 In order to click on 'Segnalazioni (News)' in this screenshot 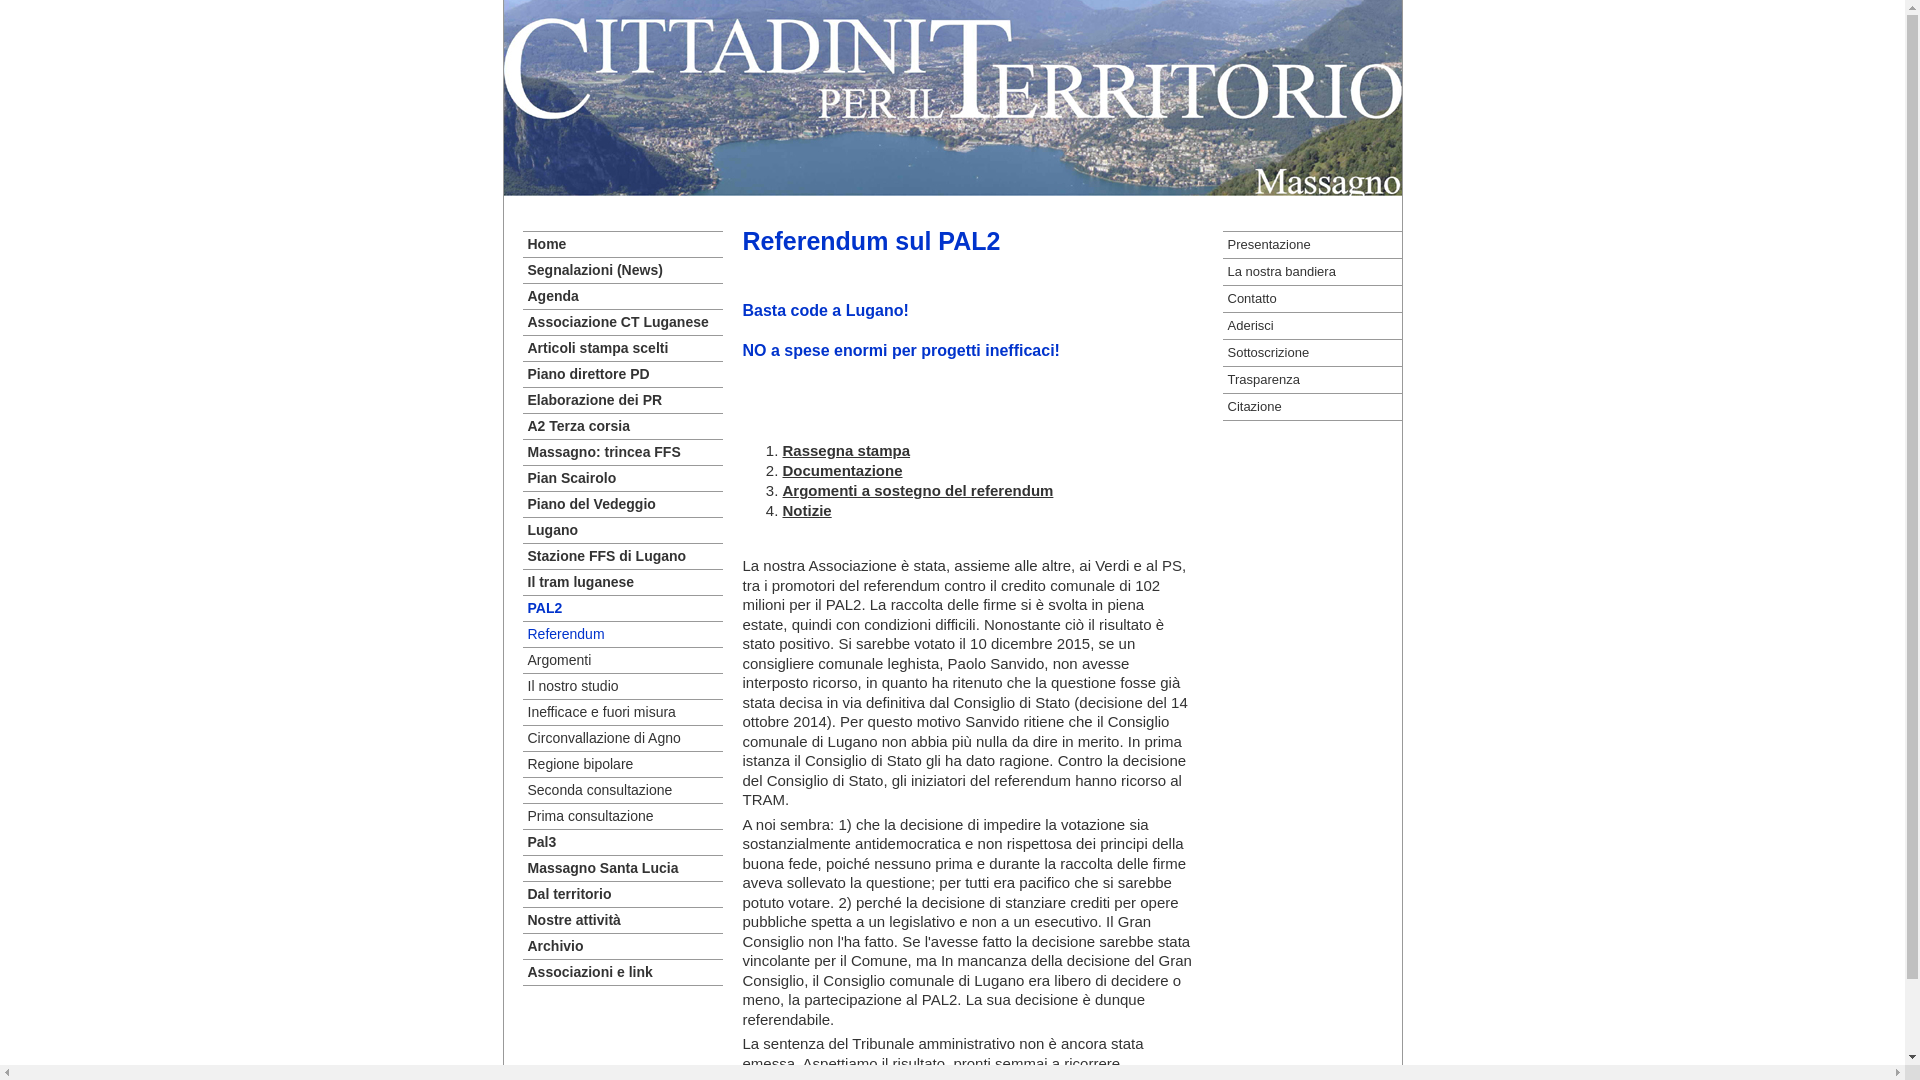, I will do `click(621, 270)`.